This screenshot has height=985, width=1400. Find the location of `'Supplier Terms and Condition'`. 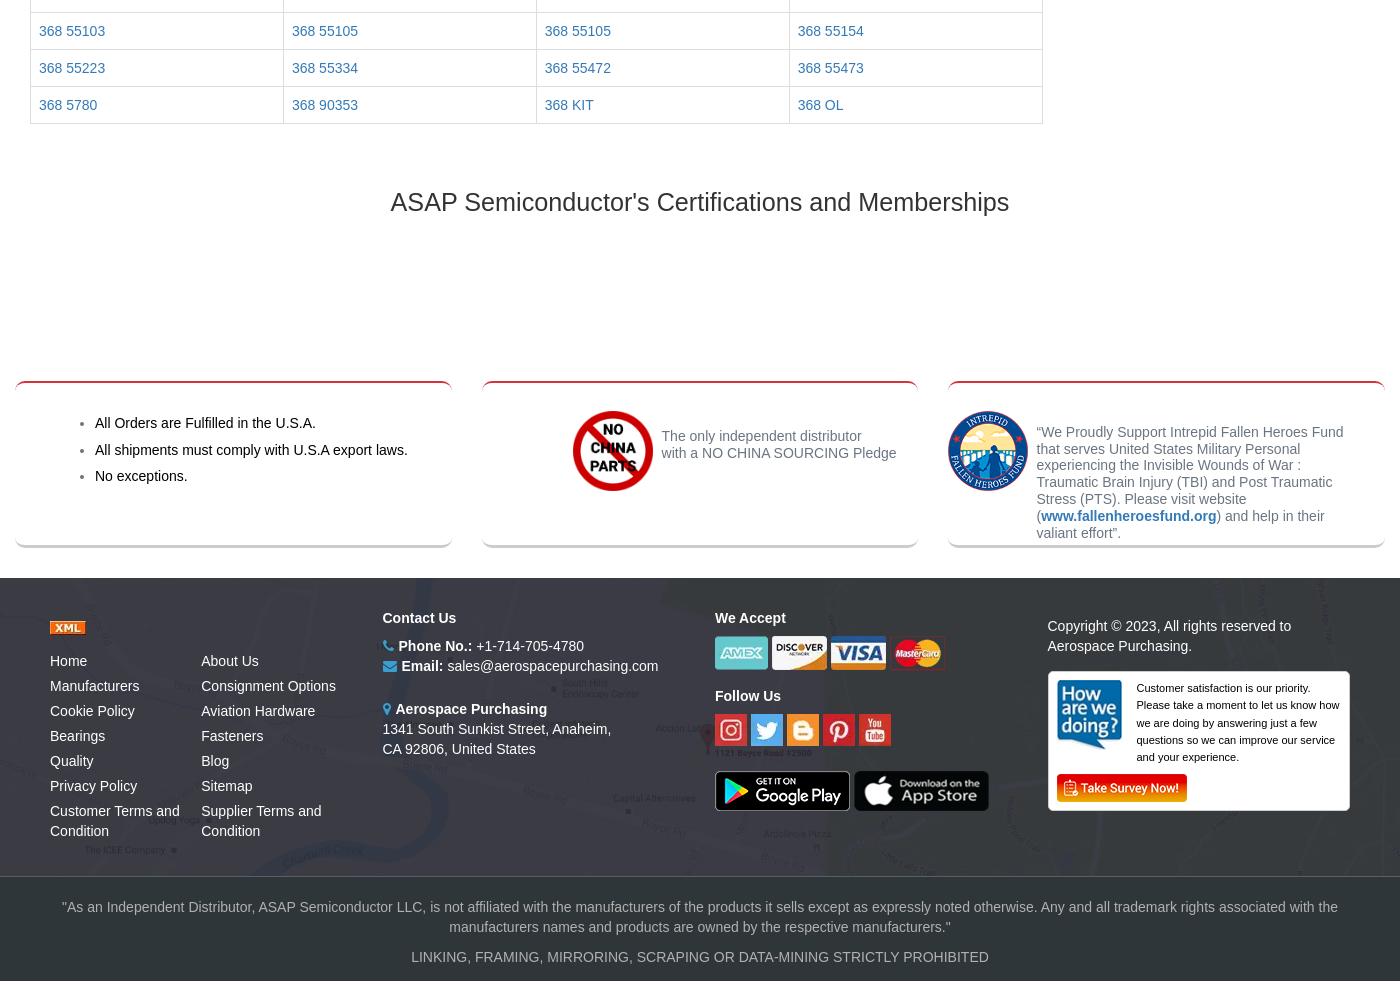

'Supplier Terms and Condition' is located at coordinates (260, 819).